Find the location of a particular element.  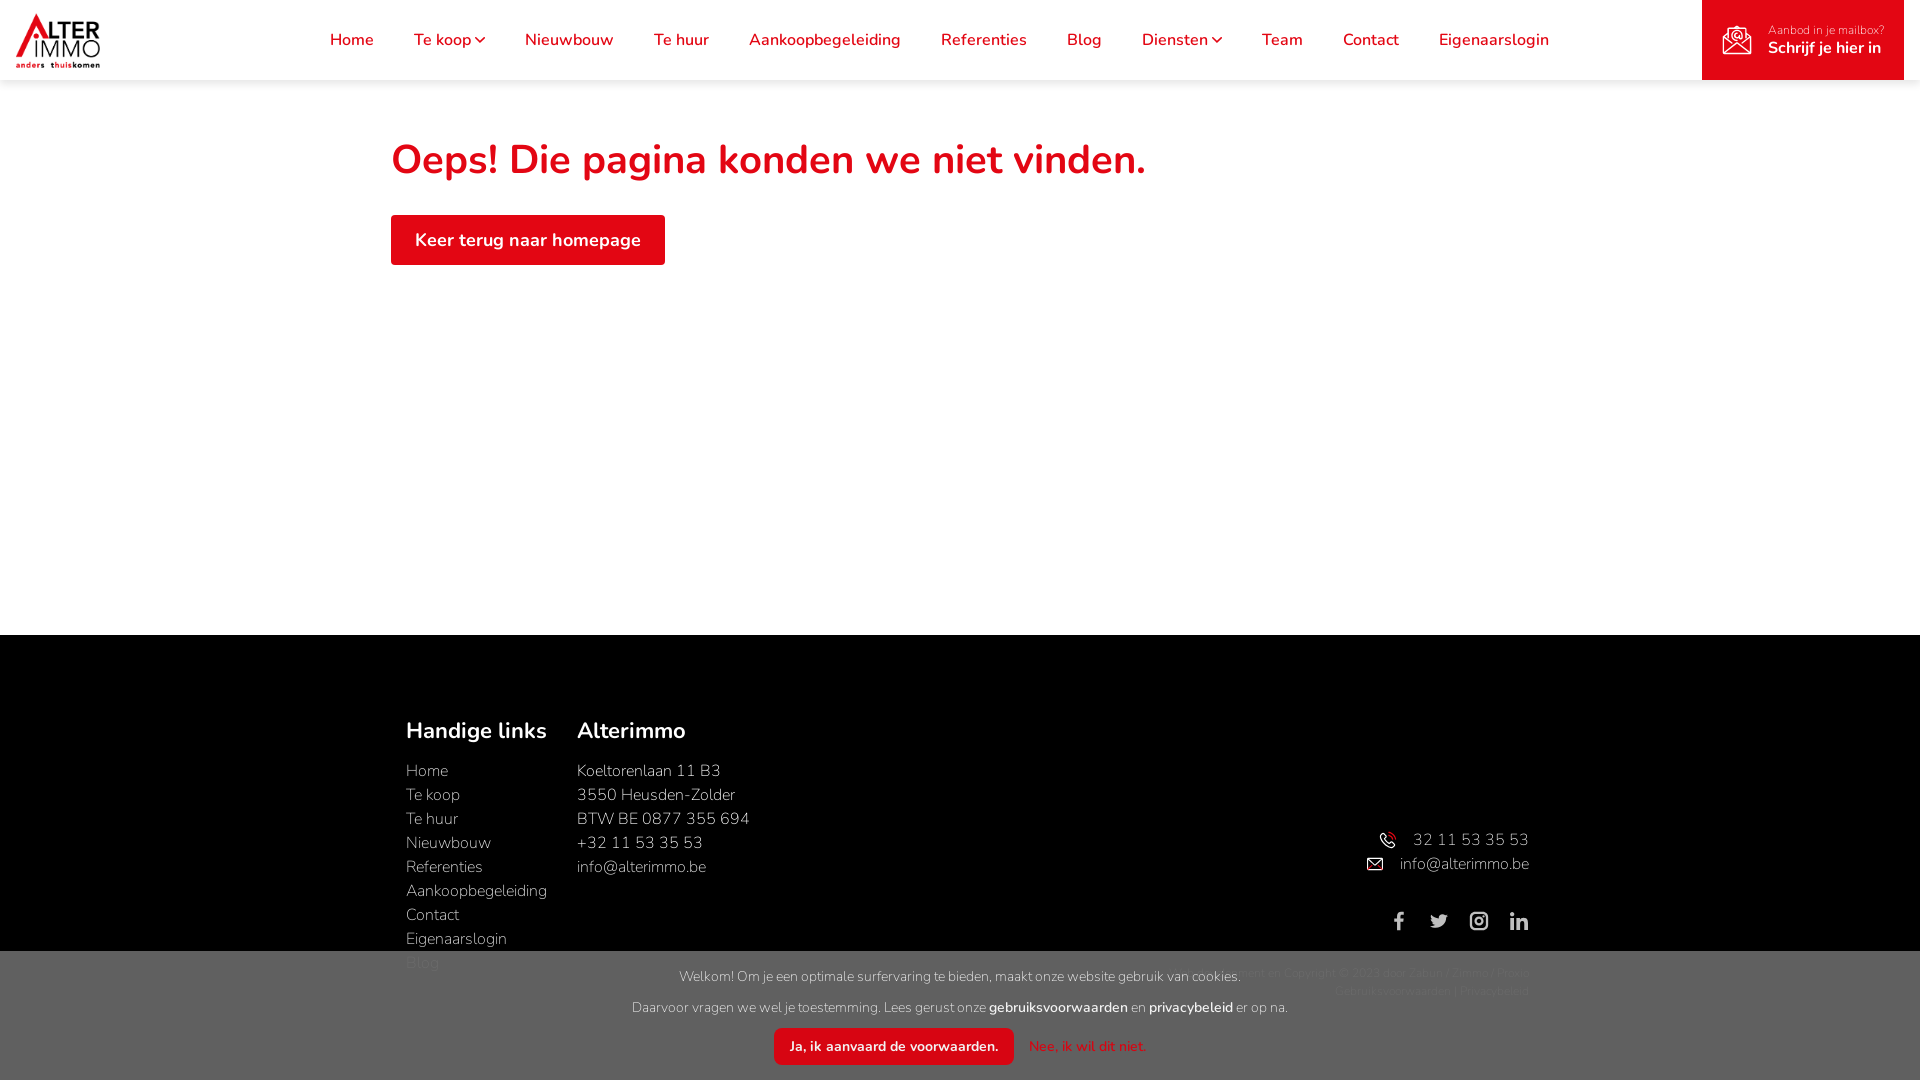

'Blog' is located at coordinates (421, 962).